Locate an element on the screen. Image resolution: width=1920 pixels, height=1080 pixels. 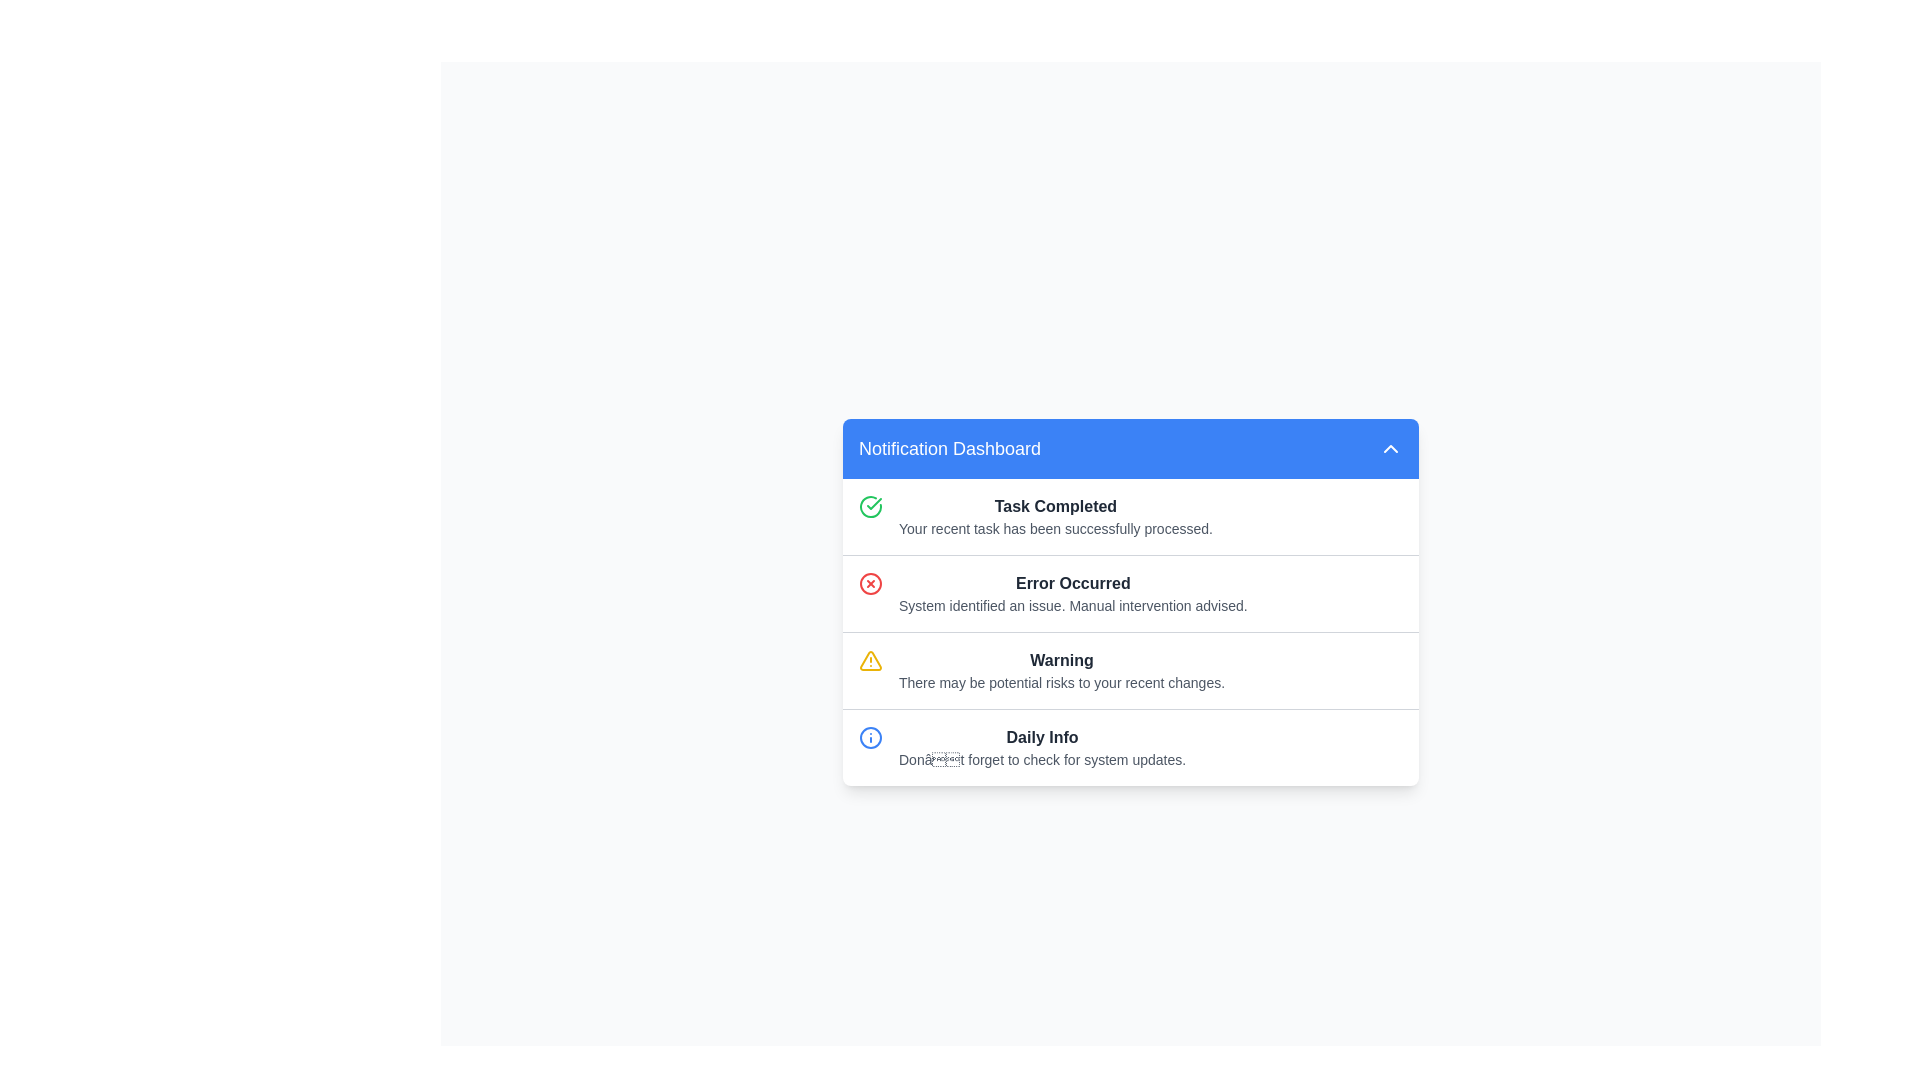
the green circular icon with a checkmark inside, located to the left of the 'Task Completed' label in the notification dashboard is located at coordinates (870, 505).